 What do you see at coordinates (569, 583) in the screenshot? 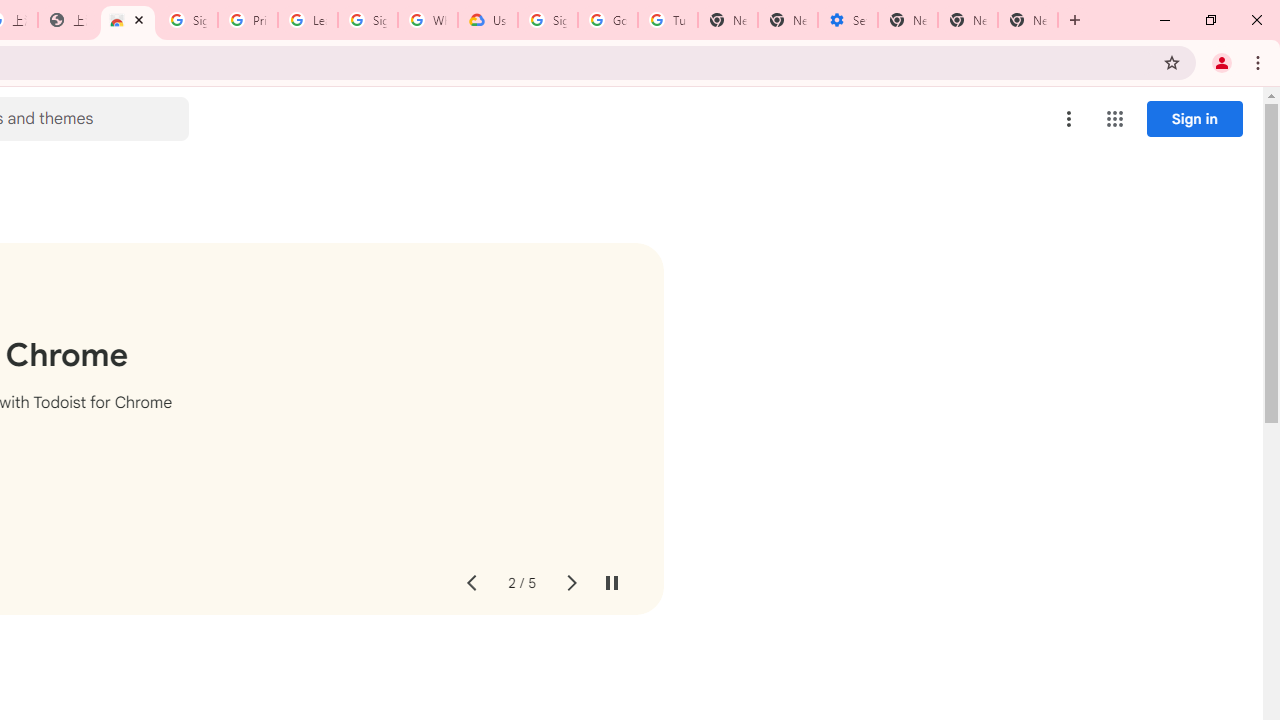
I see `'Next slide'` at bounding box center [569, 583].